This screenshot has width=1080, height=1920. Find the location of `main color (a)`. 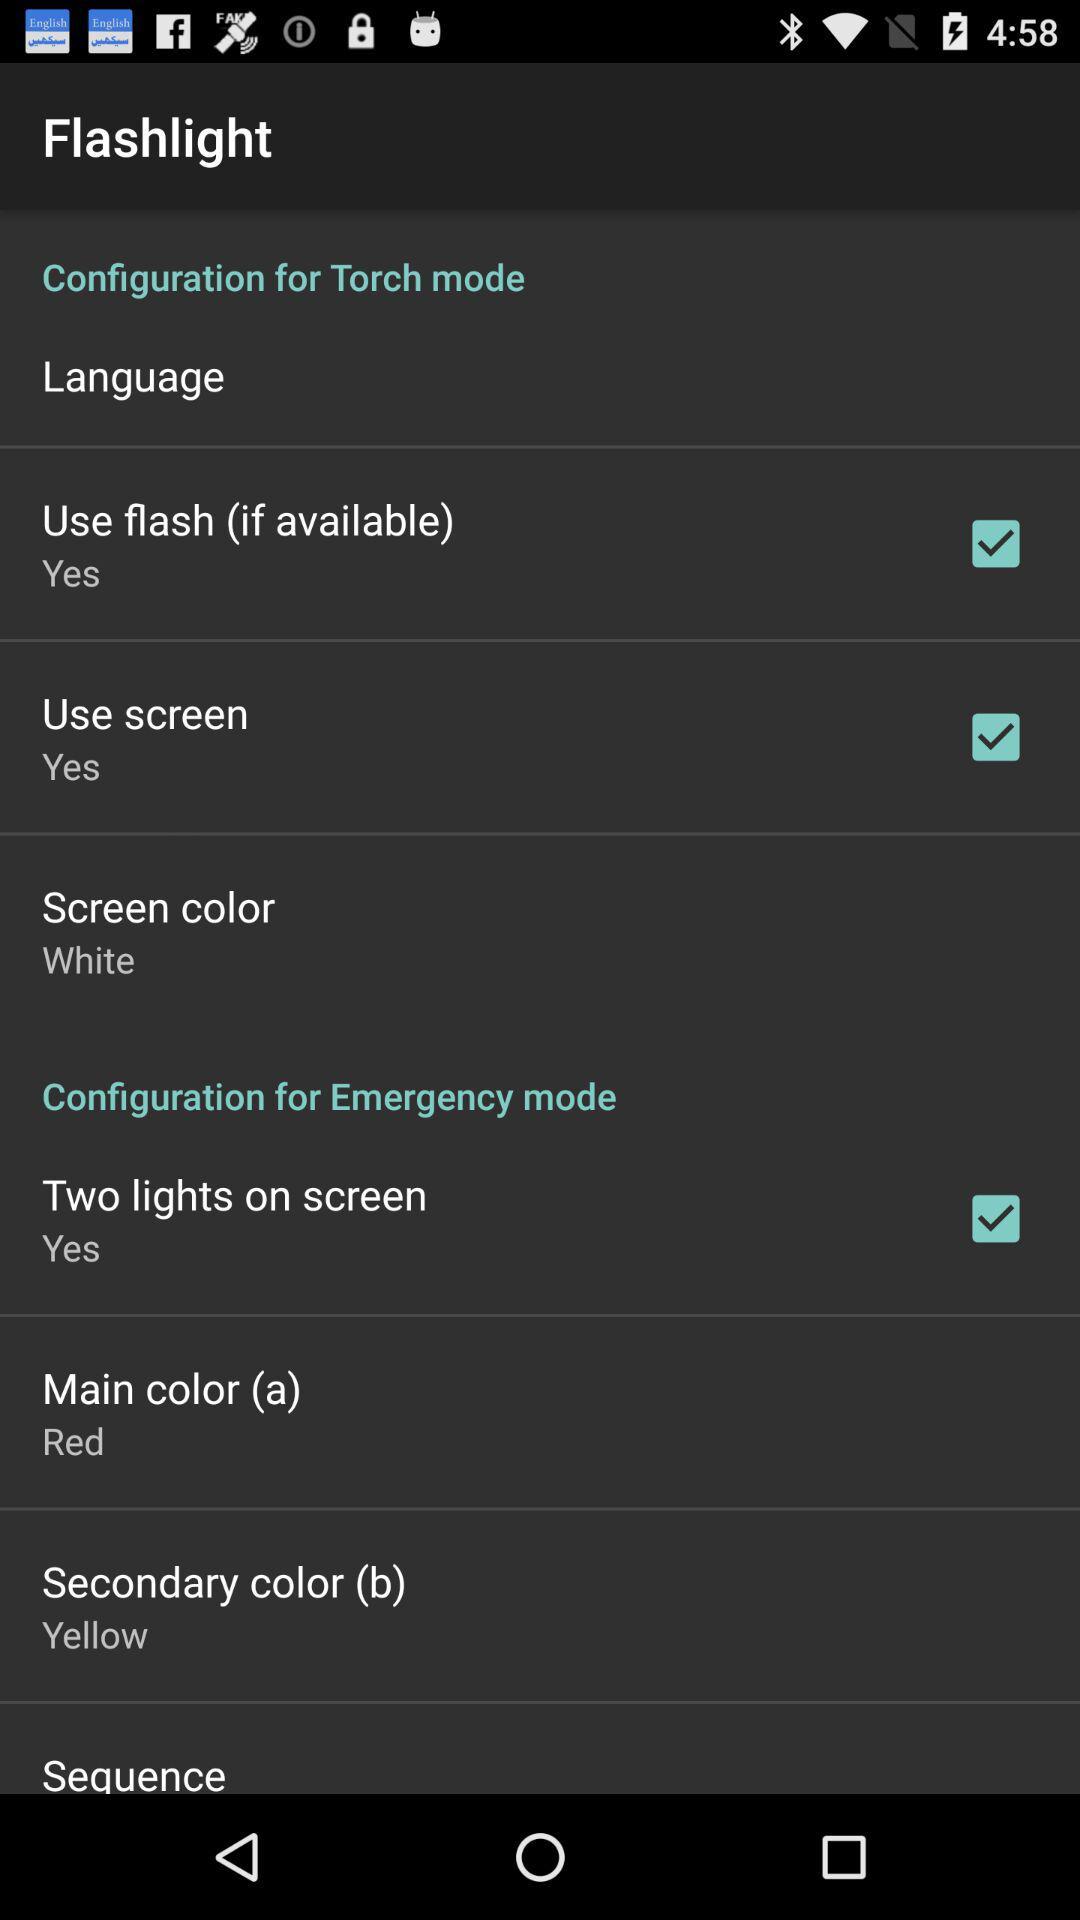

main color (a) is located at coordinates (170, 1386).